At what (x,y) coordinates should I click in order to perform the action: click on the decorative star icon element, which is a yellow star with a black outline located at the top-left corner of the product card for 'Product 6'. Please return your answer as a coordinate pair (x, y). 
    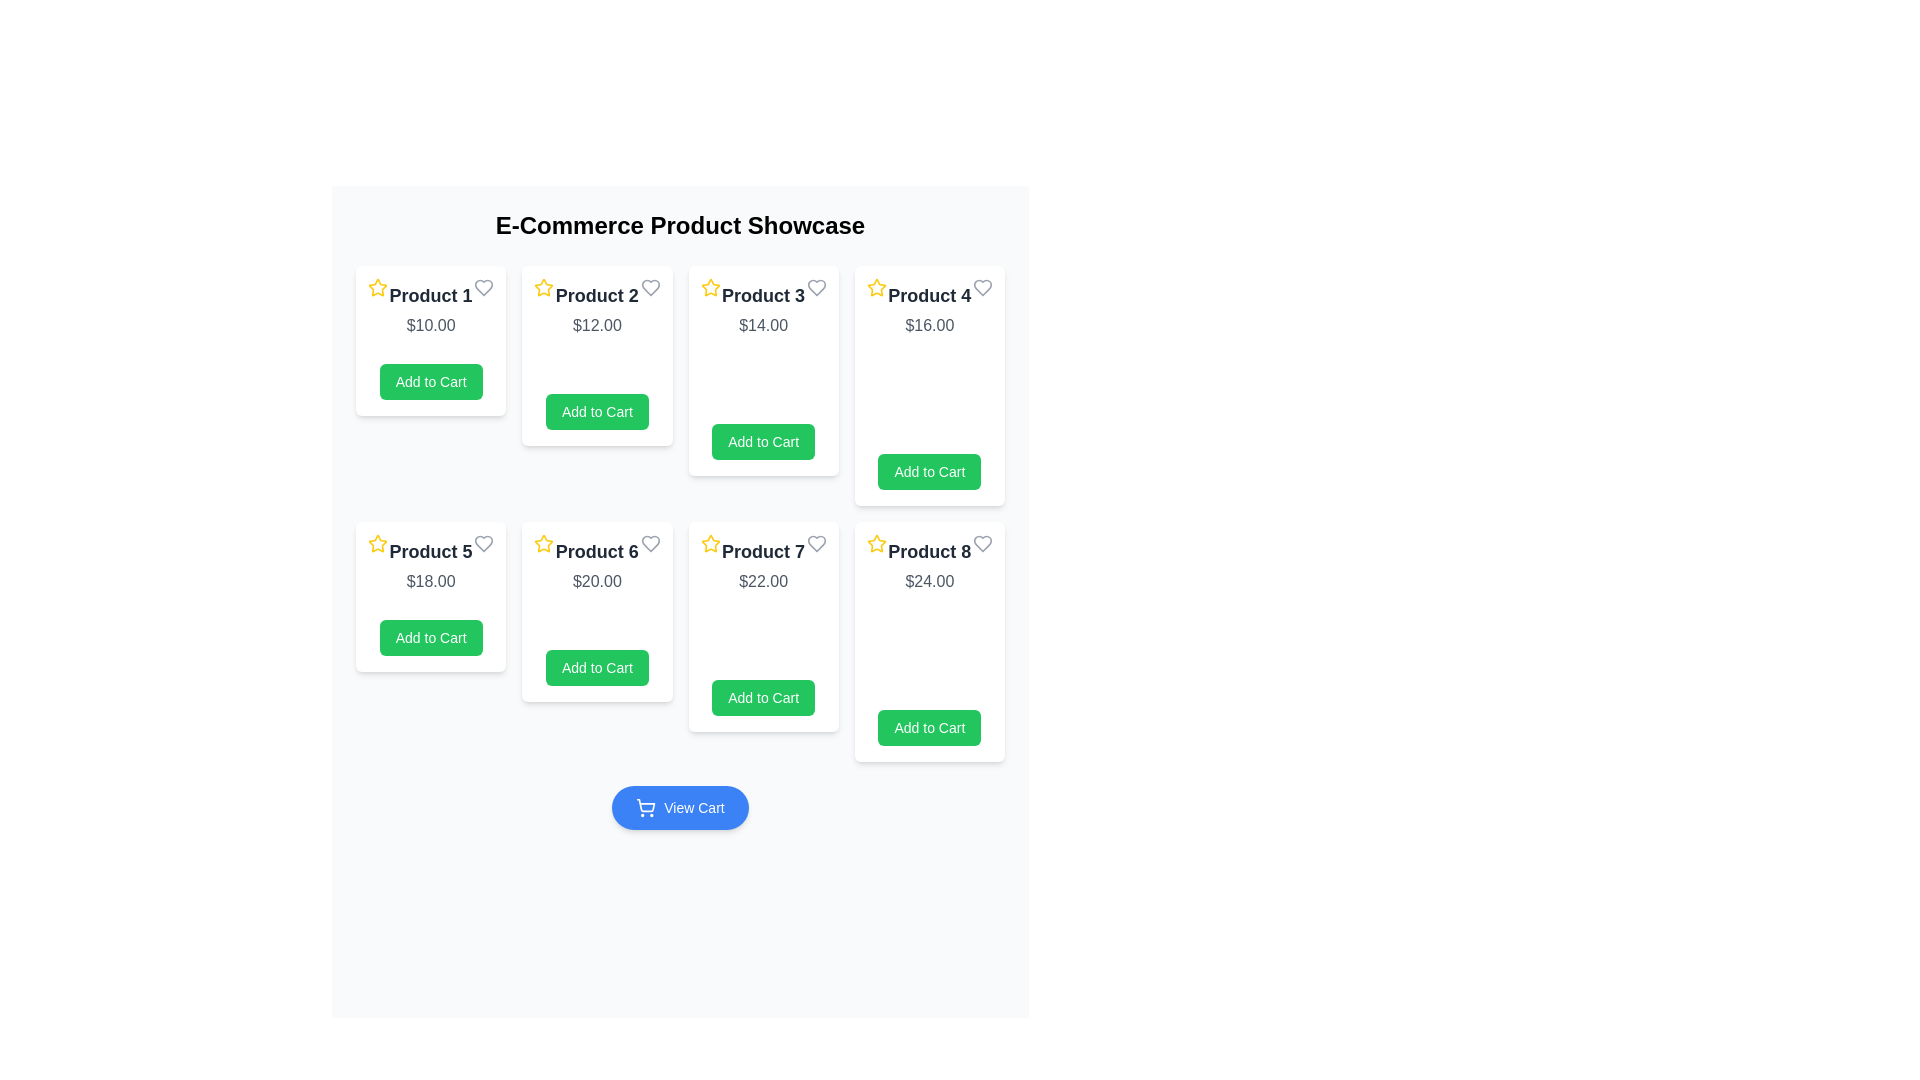
    Looking at the image, I should click on (544, 543).